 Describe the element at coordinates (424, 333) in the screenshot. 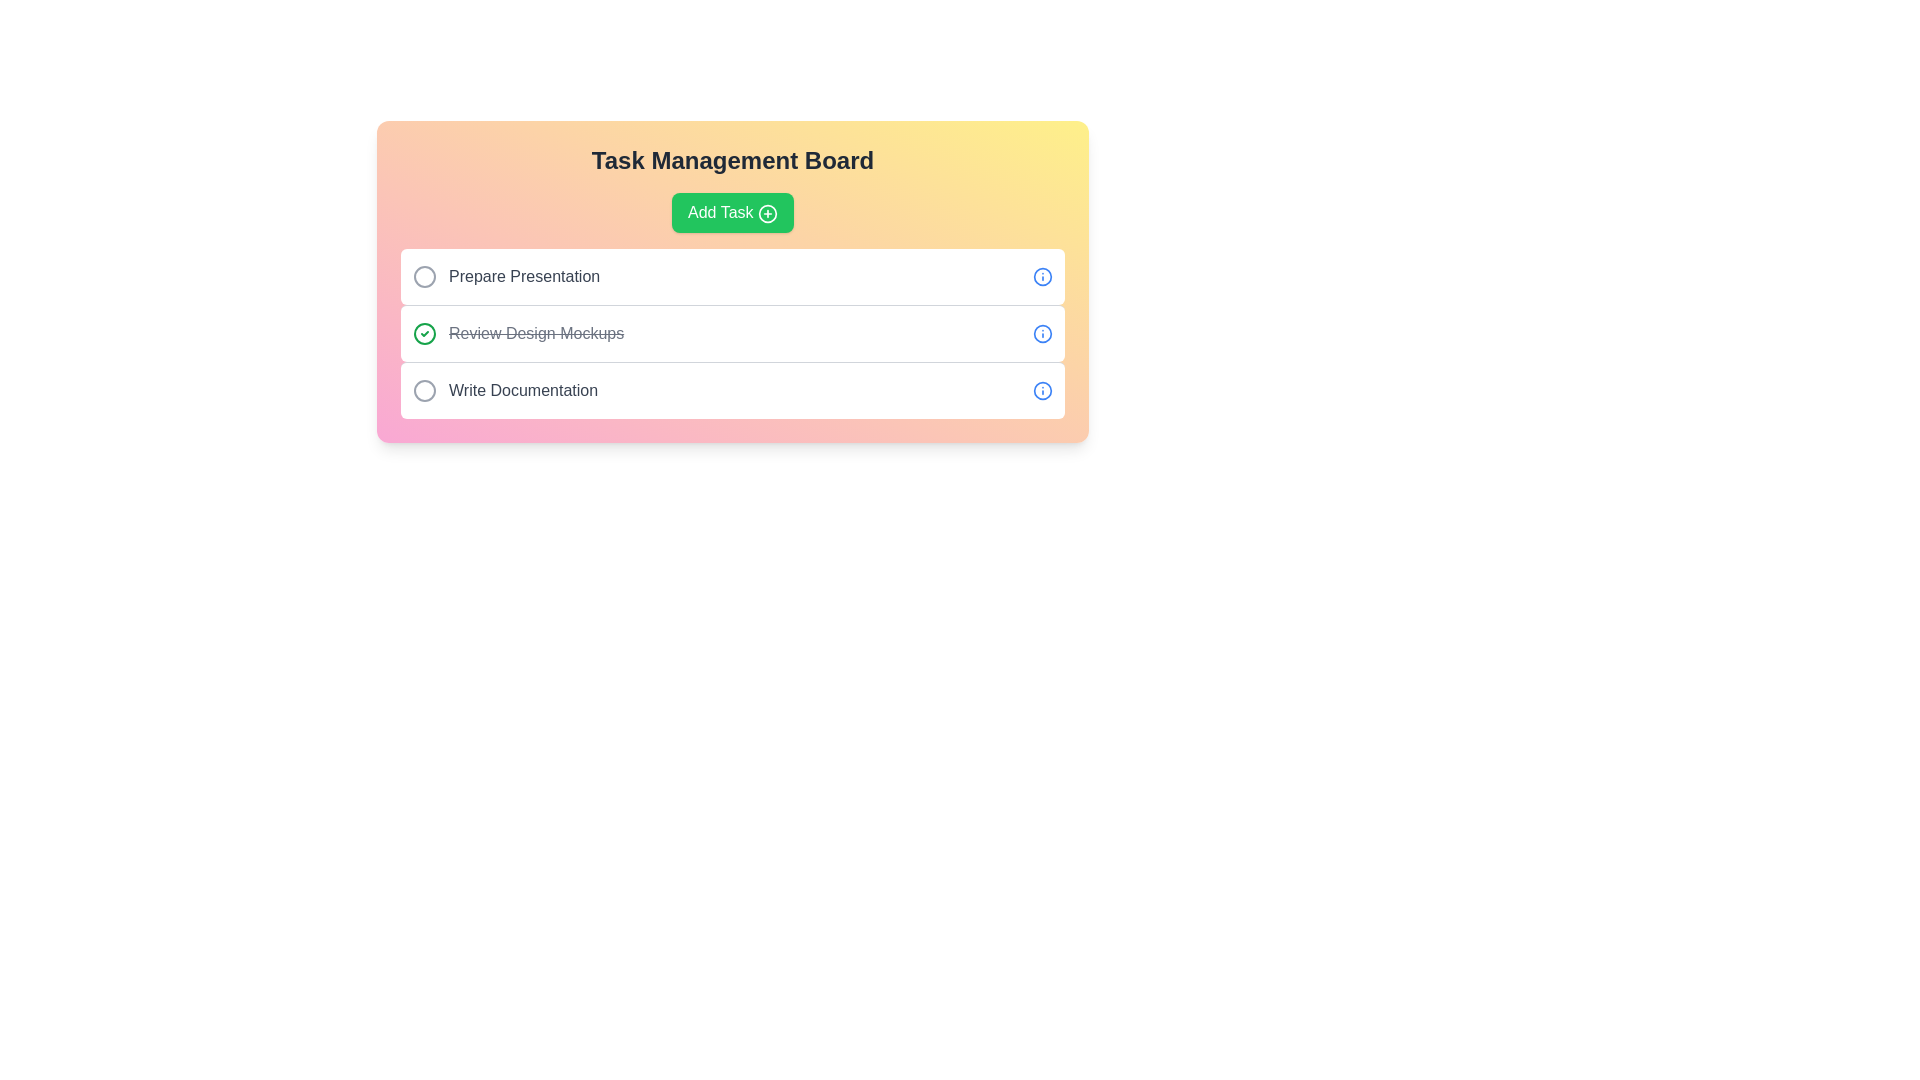

I see `the name of the task Review Design Mockups` at that location.